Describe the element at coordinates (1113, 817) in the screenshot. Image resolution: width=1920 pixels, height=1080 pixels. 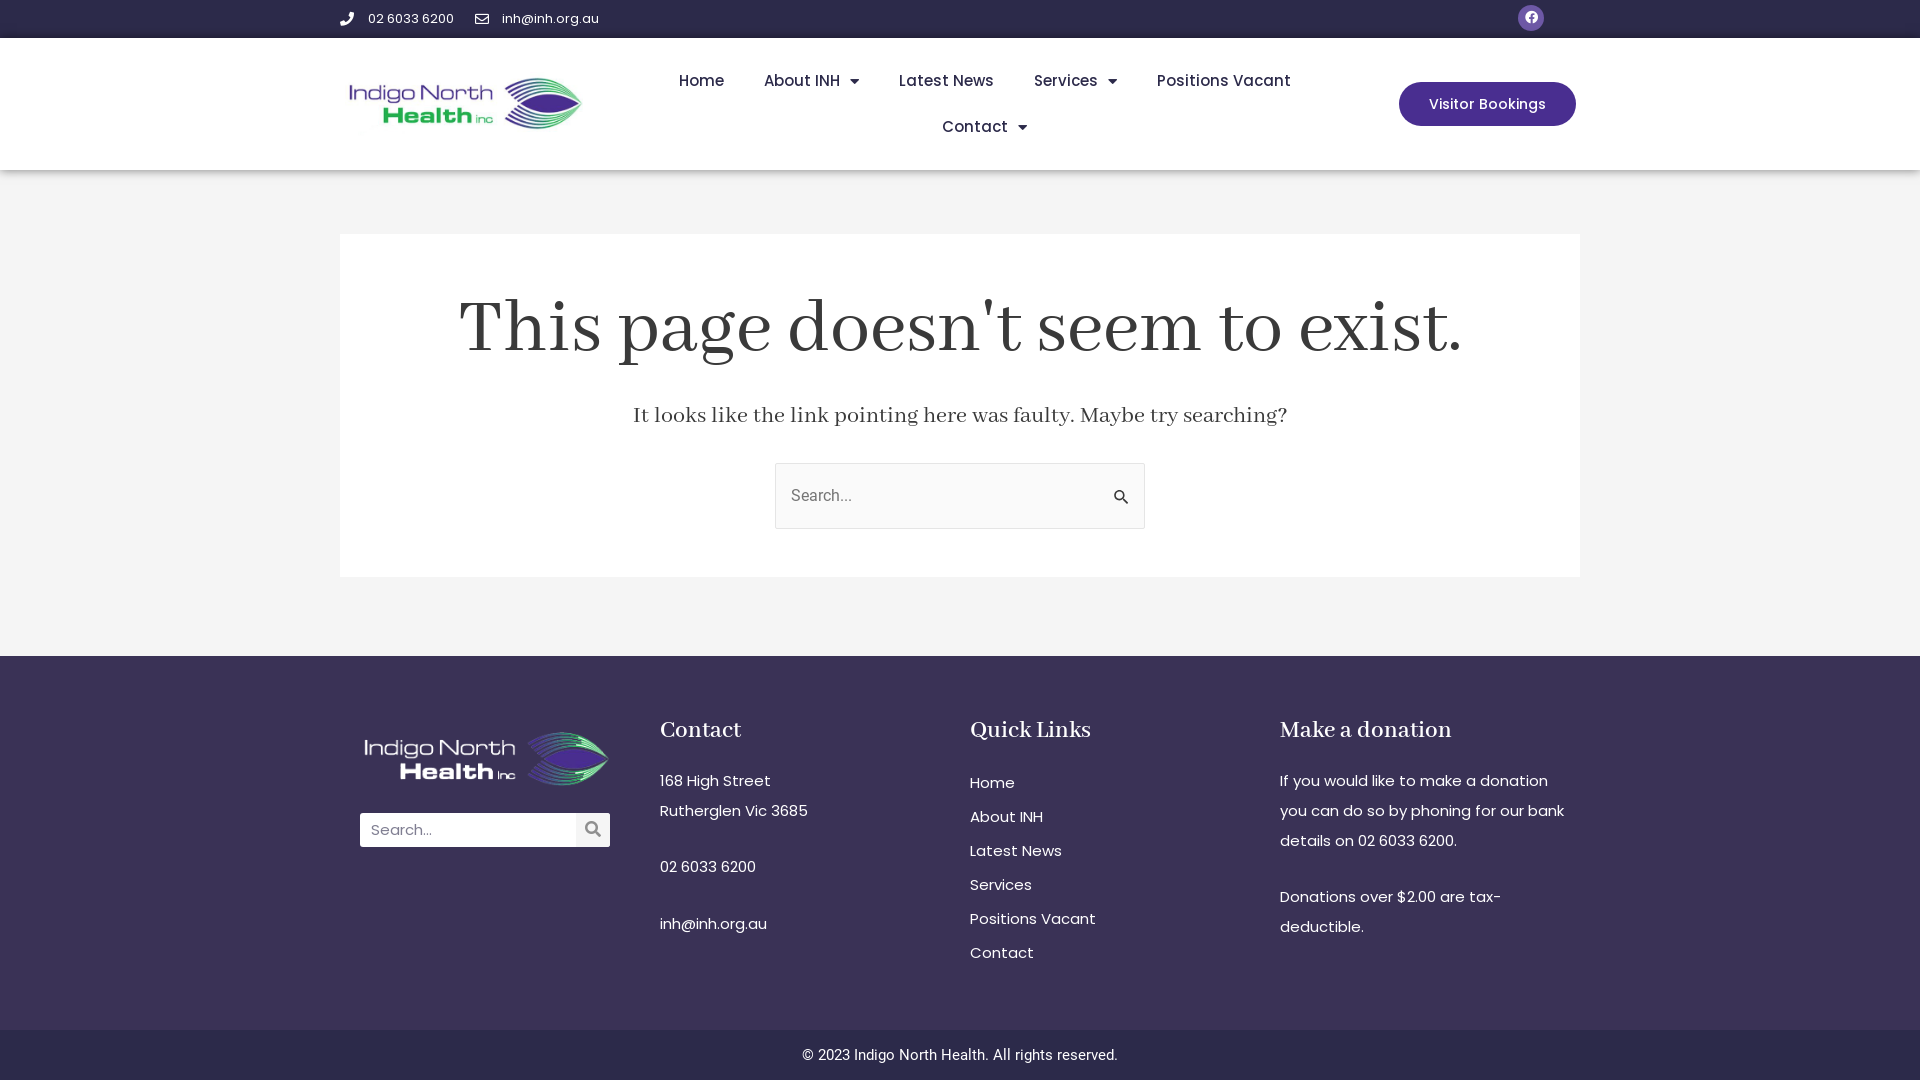
I see `'About INH'` at that location.